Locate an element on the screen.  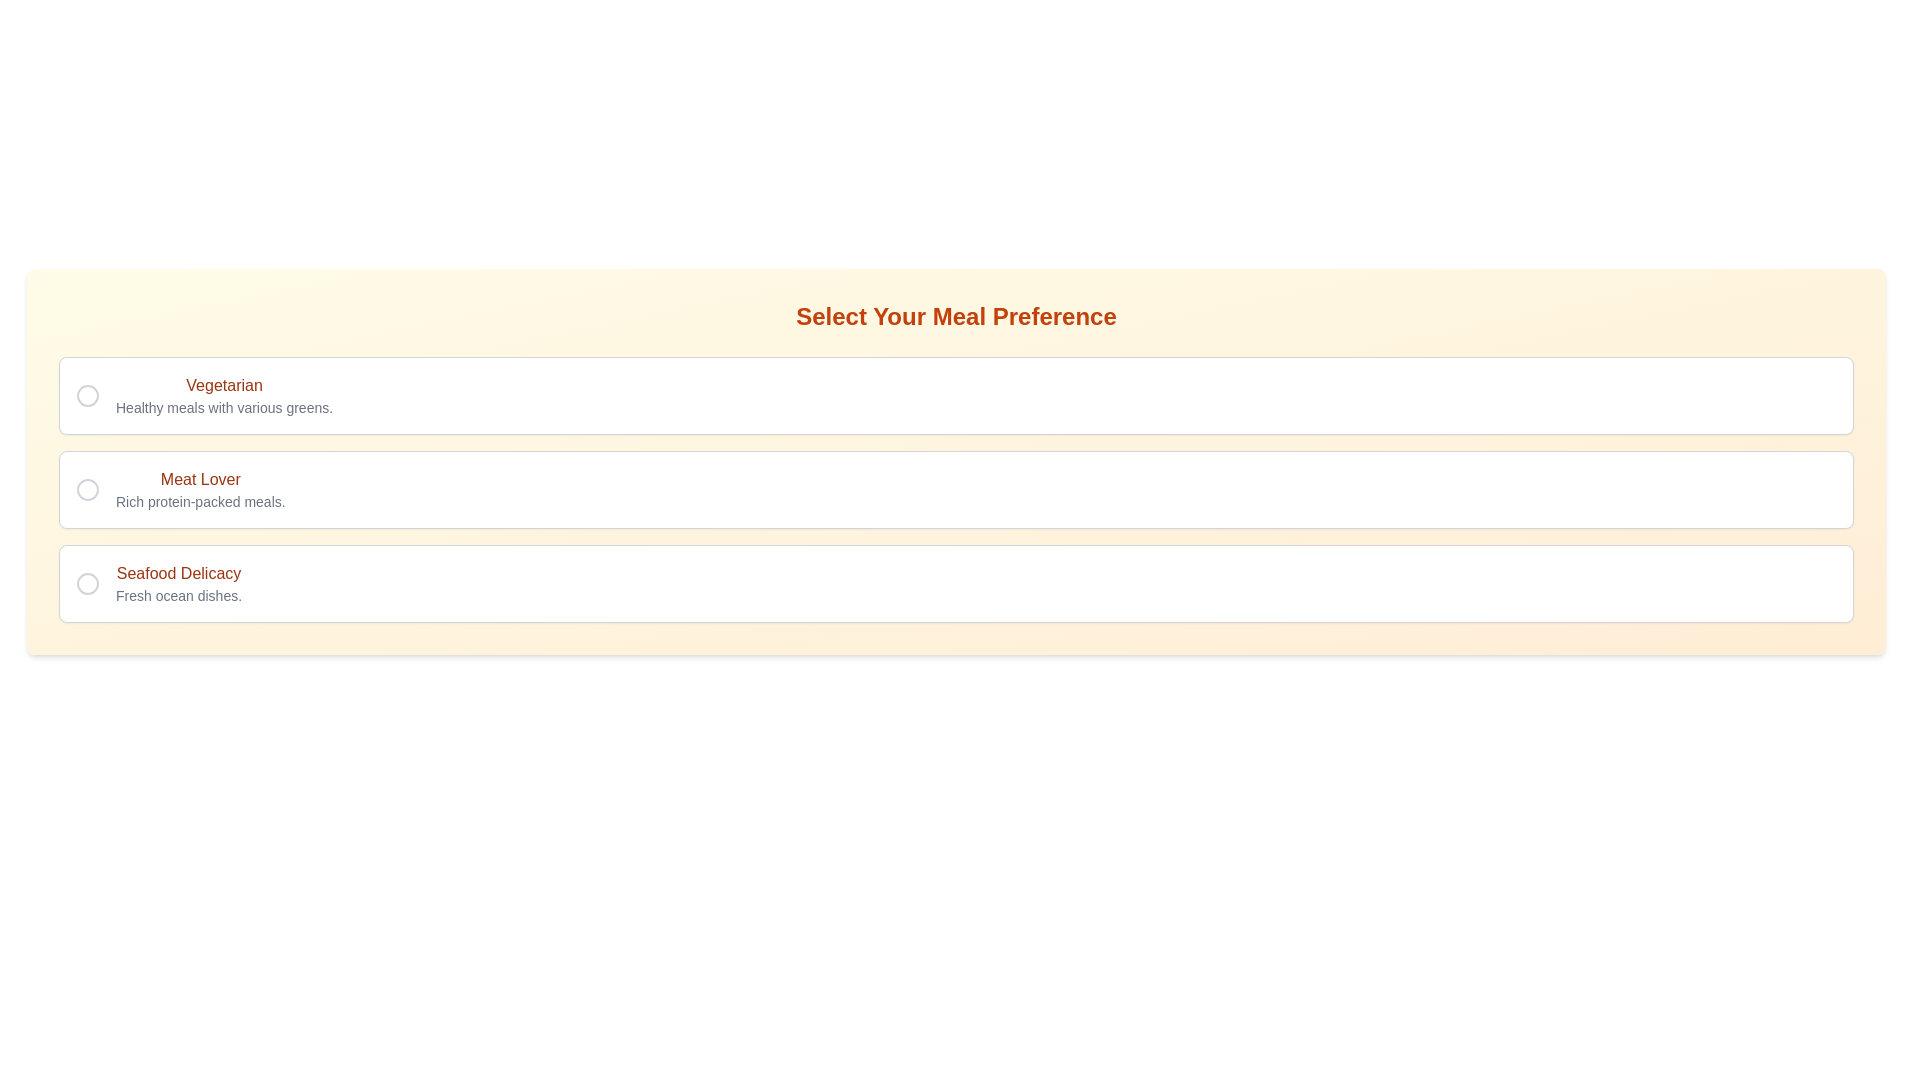
the descriptive text label providing information about the 'Meat Lover' meal option, located directly below its title is located at coordinates (200, 500).